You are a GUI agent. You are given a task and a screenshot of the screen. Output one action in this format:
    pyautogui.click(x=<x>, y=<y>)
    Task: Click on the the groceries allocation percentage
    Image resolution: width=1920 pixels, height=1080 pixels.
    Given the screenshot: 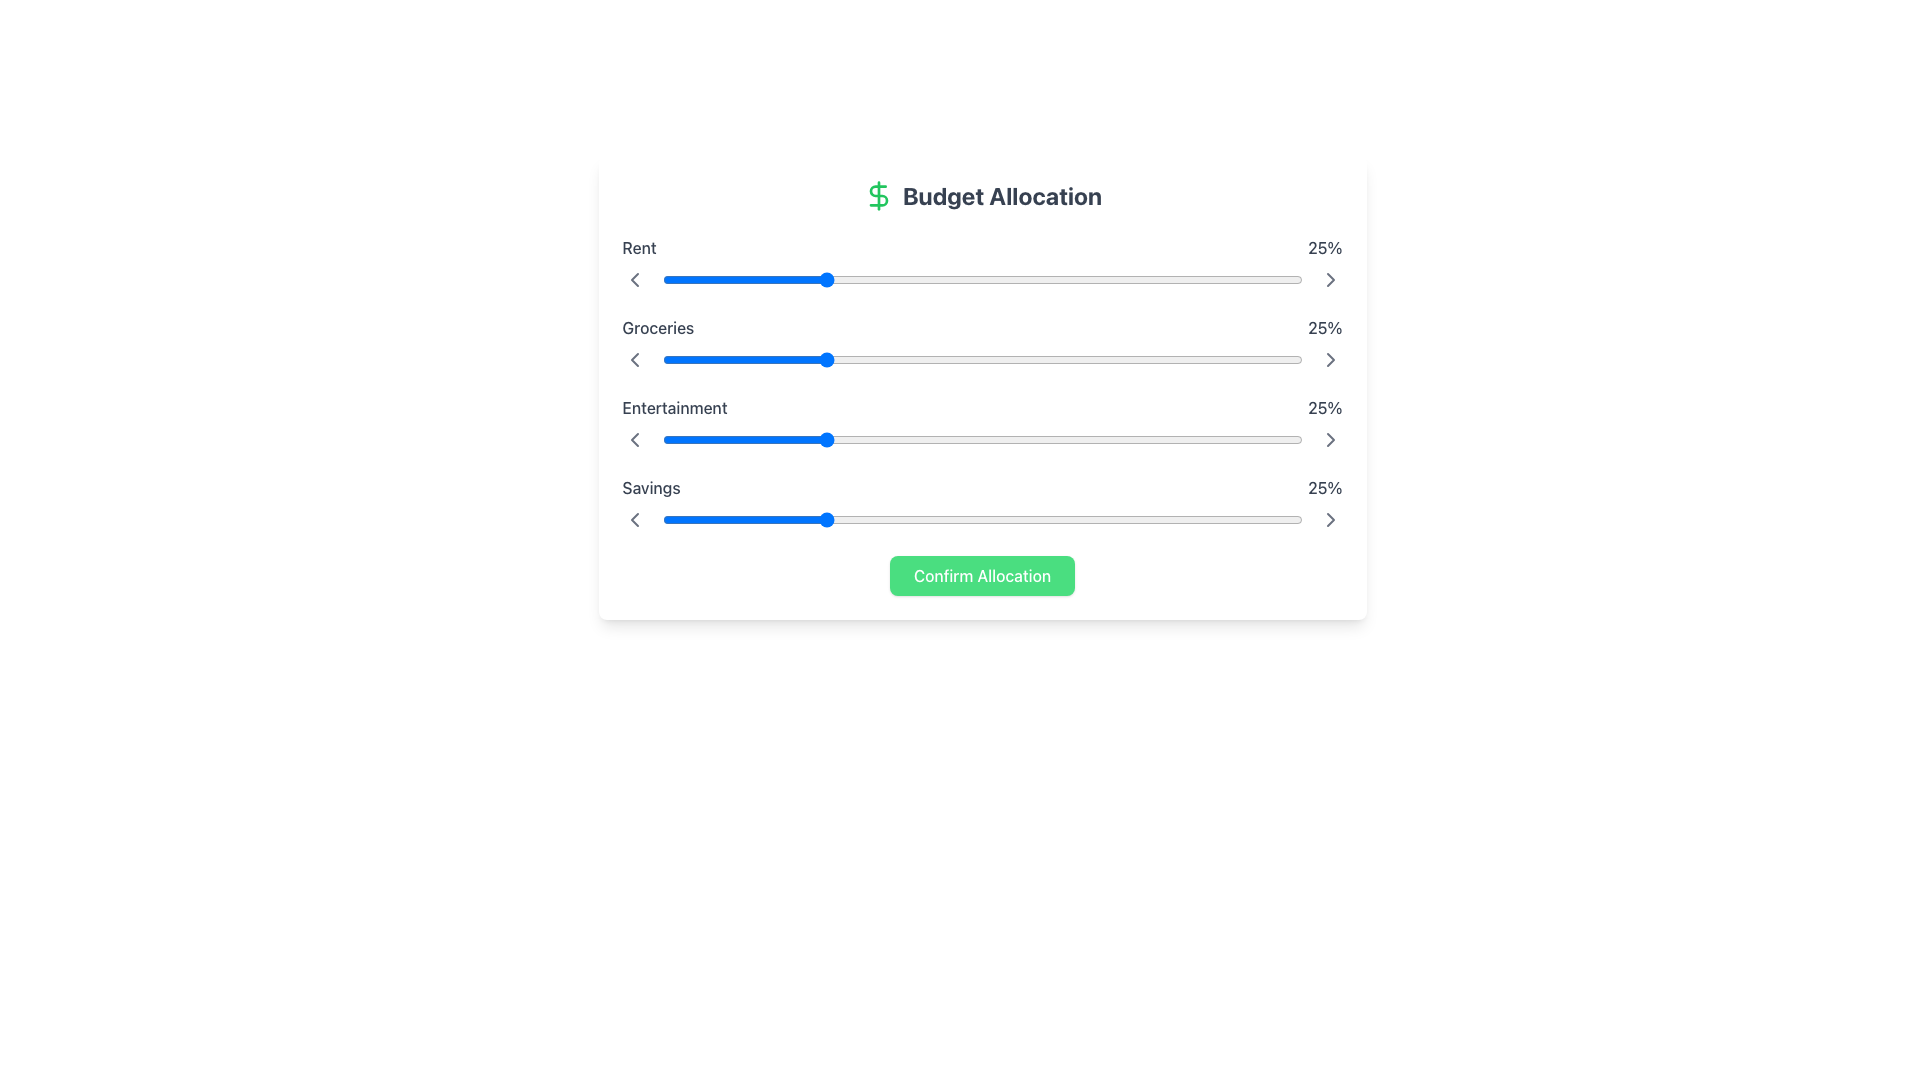 What is the action you would take?
    pyautogui.click(x=1064, y=358)
    